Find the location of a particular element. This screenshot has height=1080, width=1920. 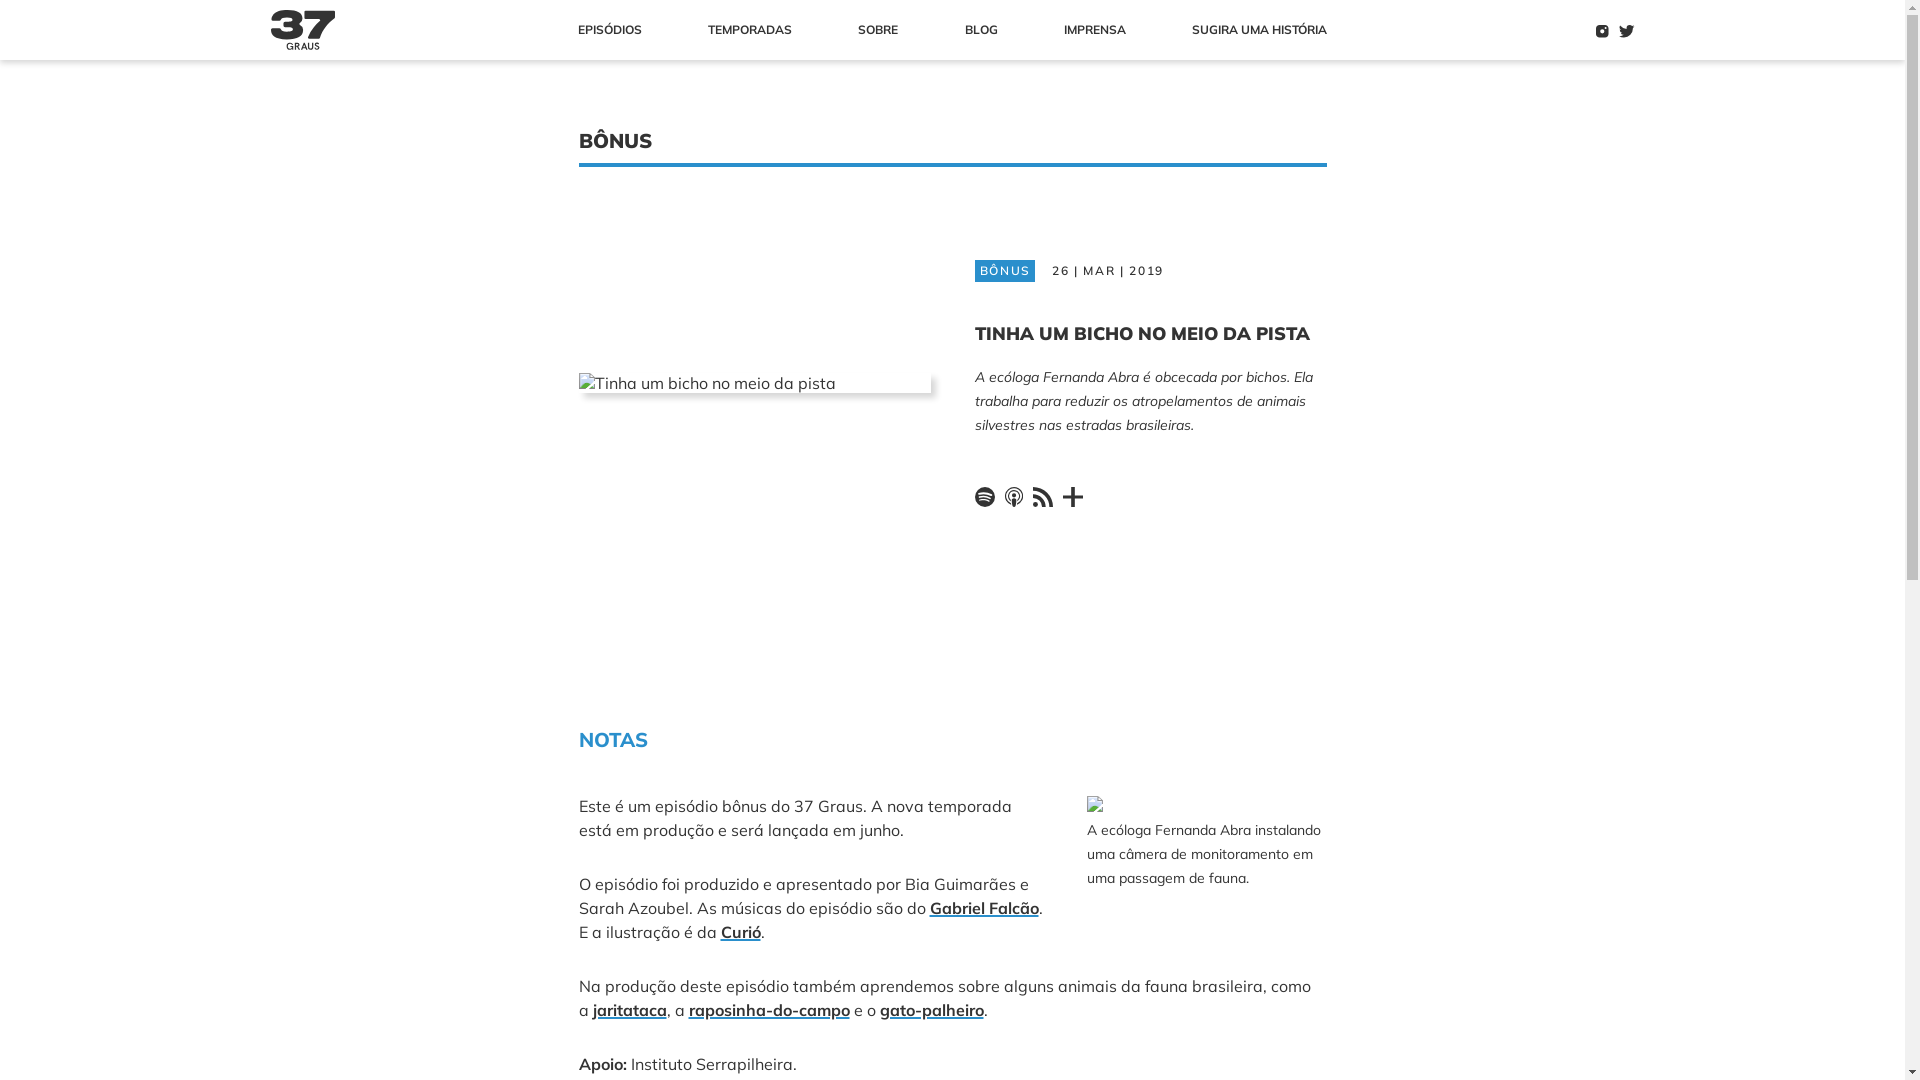

'gato-palheiro' is located at coordinates (930, 1010).